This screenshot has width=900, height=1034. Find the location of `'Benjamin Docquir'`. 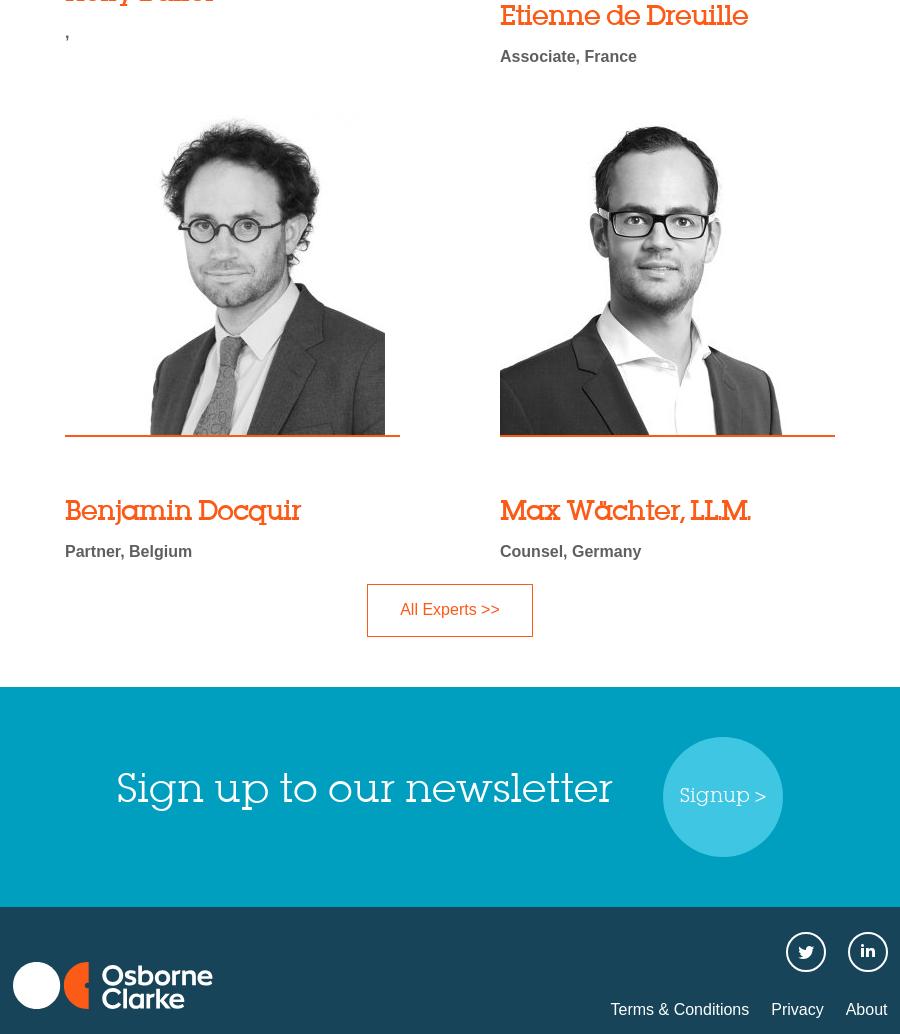

'Benjamin Docquir' is located at coordinates (182, 511).